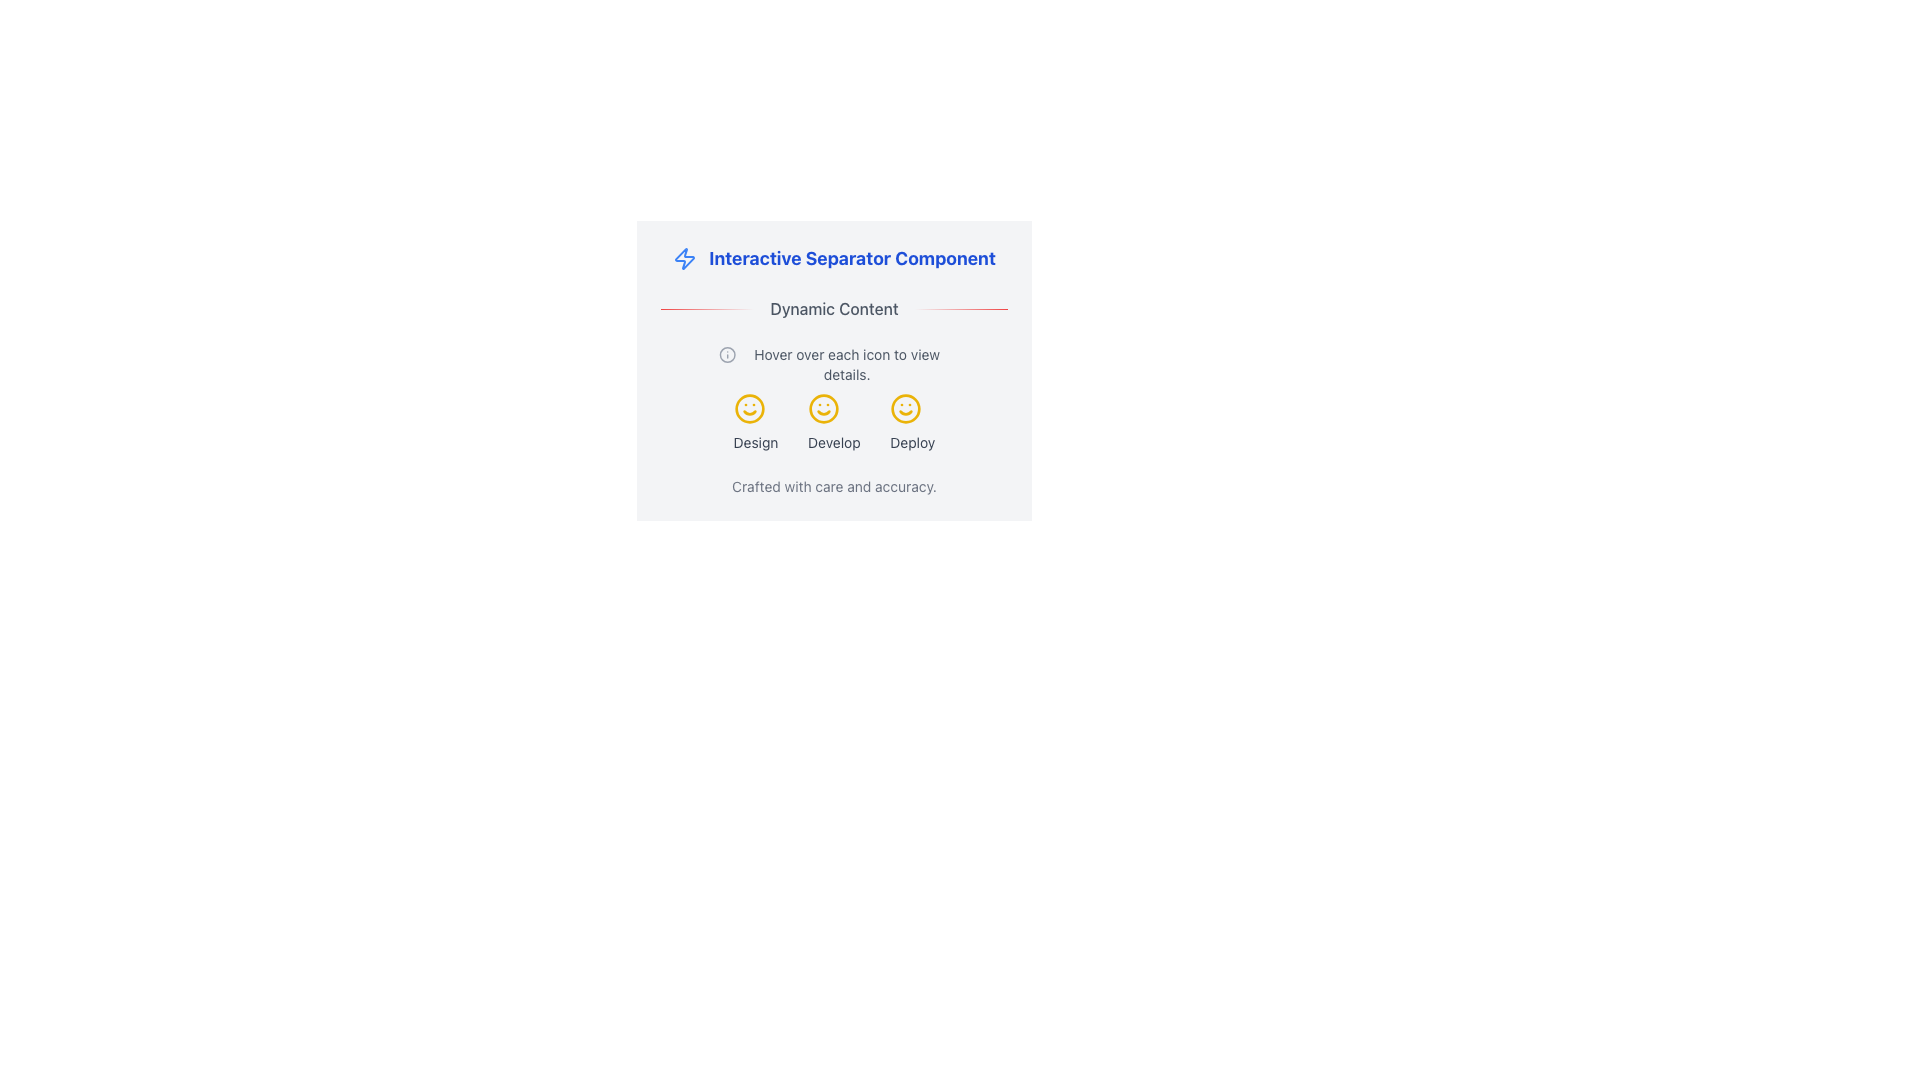 This screenshot has height=1080, width=1920. Describe the element at coordinates (834, 422) in the screenshot. I see `the yellow smiley icon in the 'Develop' section of the horizontally aligned Icon with Label to interact` at that location.